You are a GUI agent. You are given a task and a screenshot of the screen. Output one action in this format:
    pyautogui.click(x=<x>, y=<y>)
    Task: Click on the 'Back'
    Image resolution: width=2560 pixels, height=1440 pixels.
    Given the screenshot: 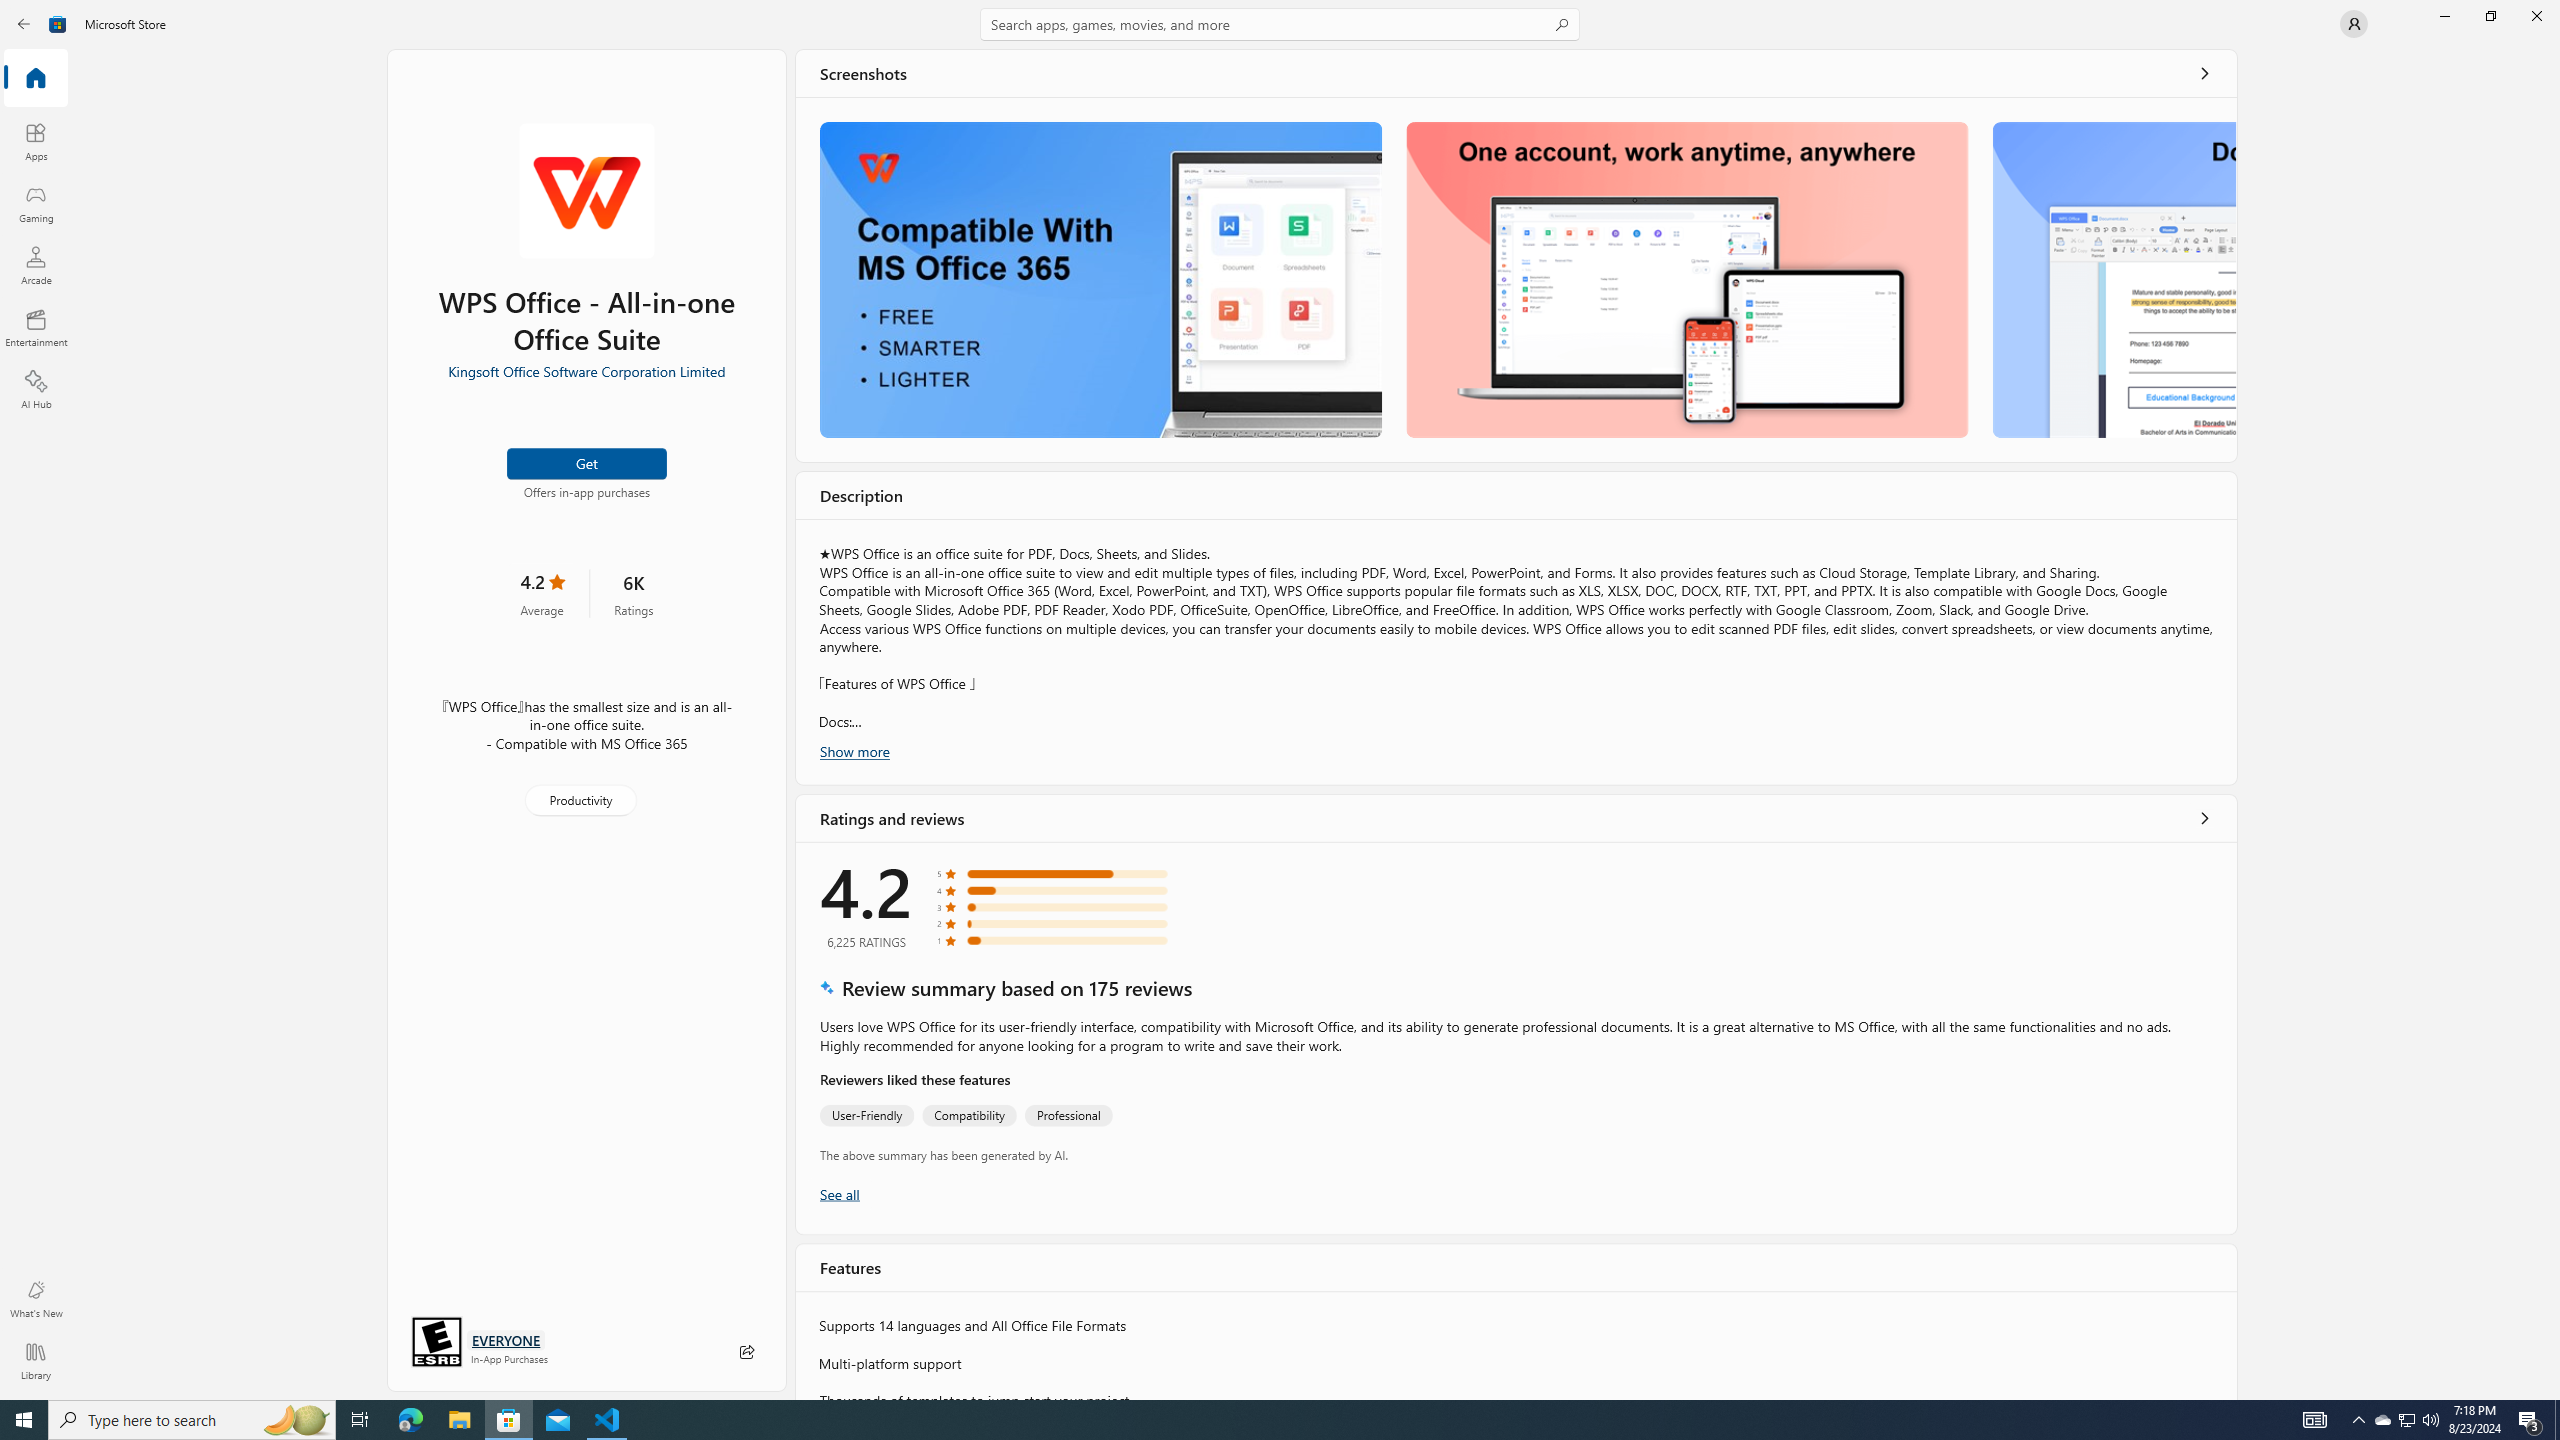 What is the action you would take?
    pyautogui.click(x=24, y=22)
    